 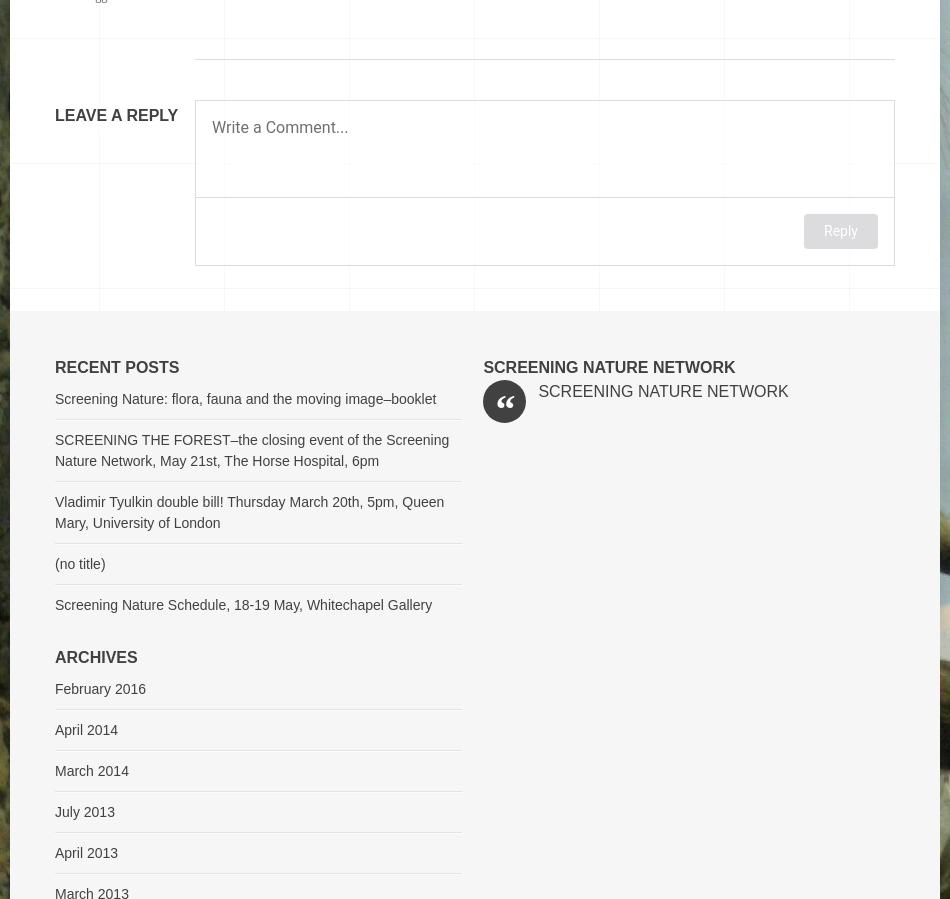 What do you see at coordinates (55, 564) in the screenshot?
I see `'(no title)'` at bounding box center [55, 564].